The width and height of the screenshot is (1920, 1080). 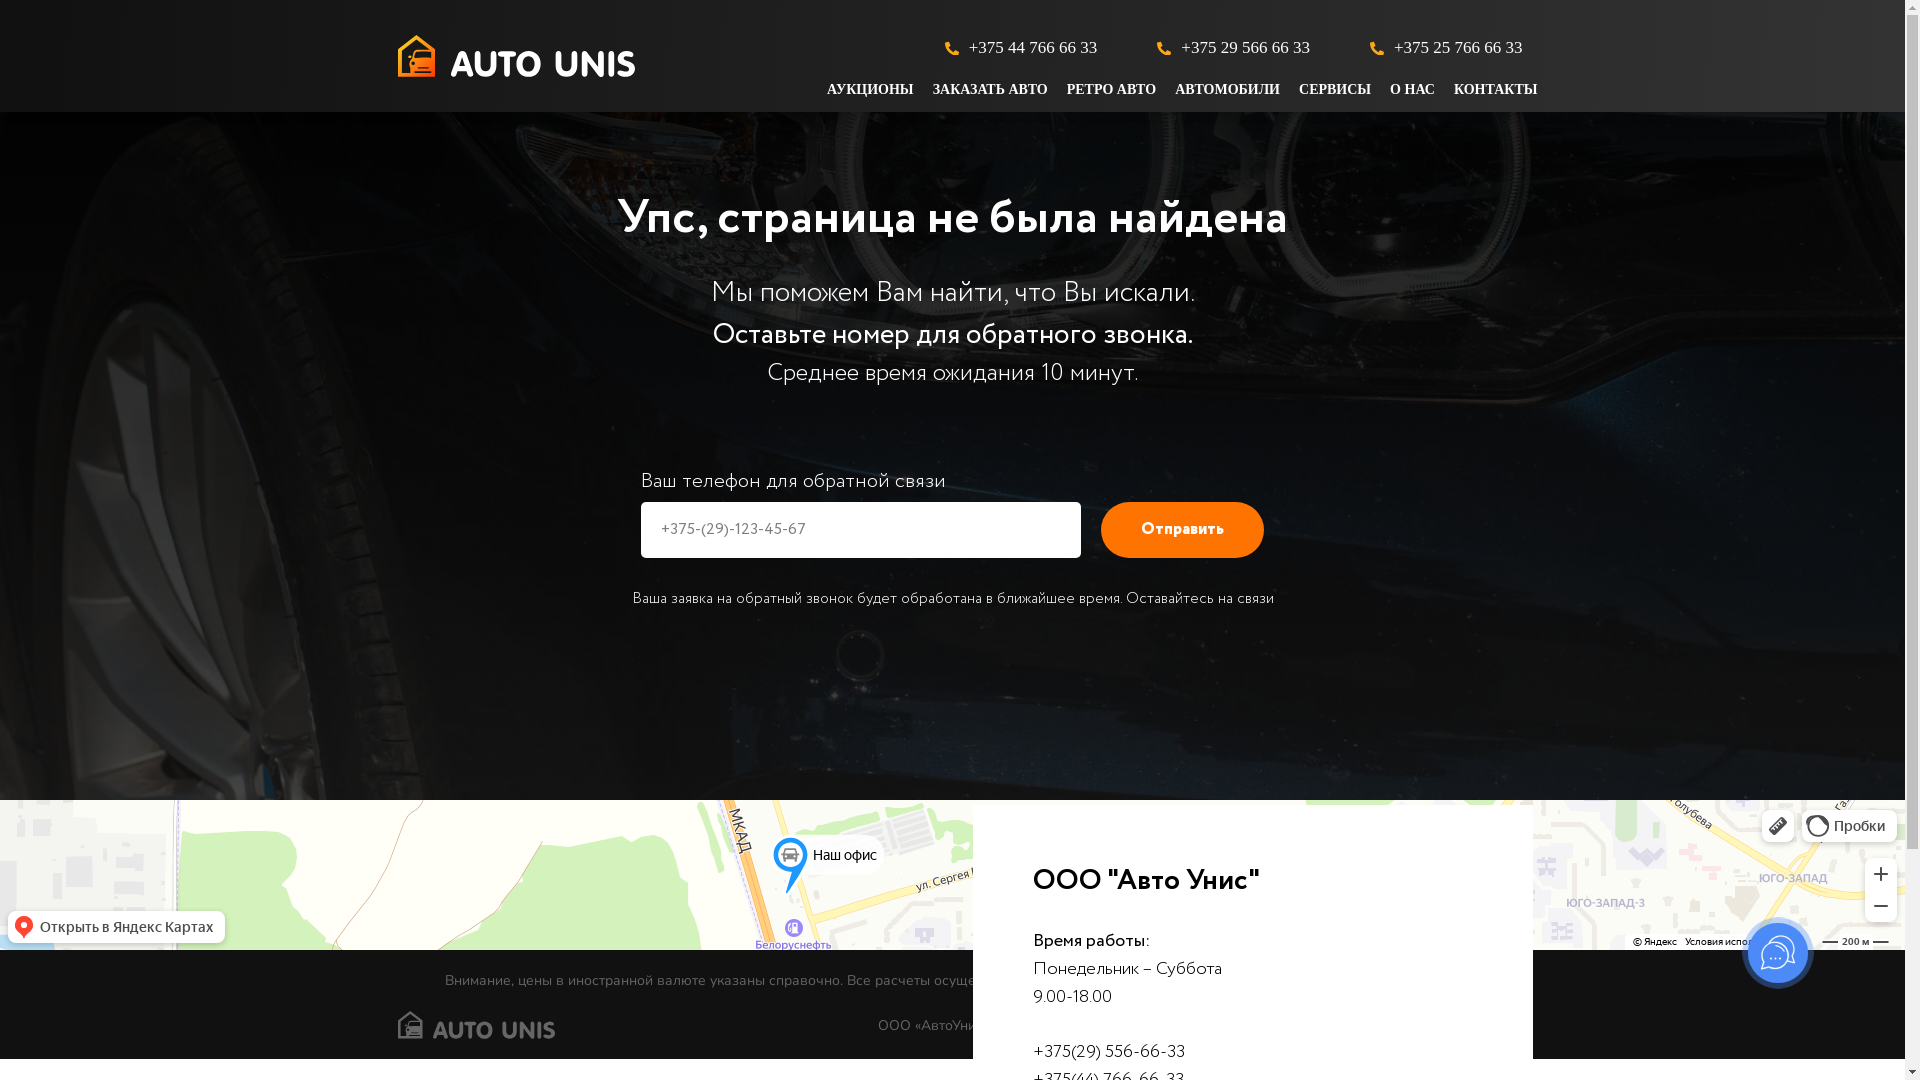 I want to click on '+375(29) 556-66-33', so click(x=1107, y=1051).